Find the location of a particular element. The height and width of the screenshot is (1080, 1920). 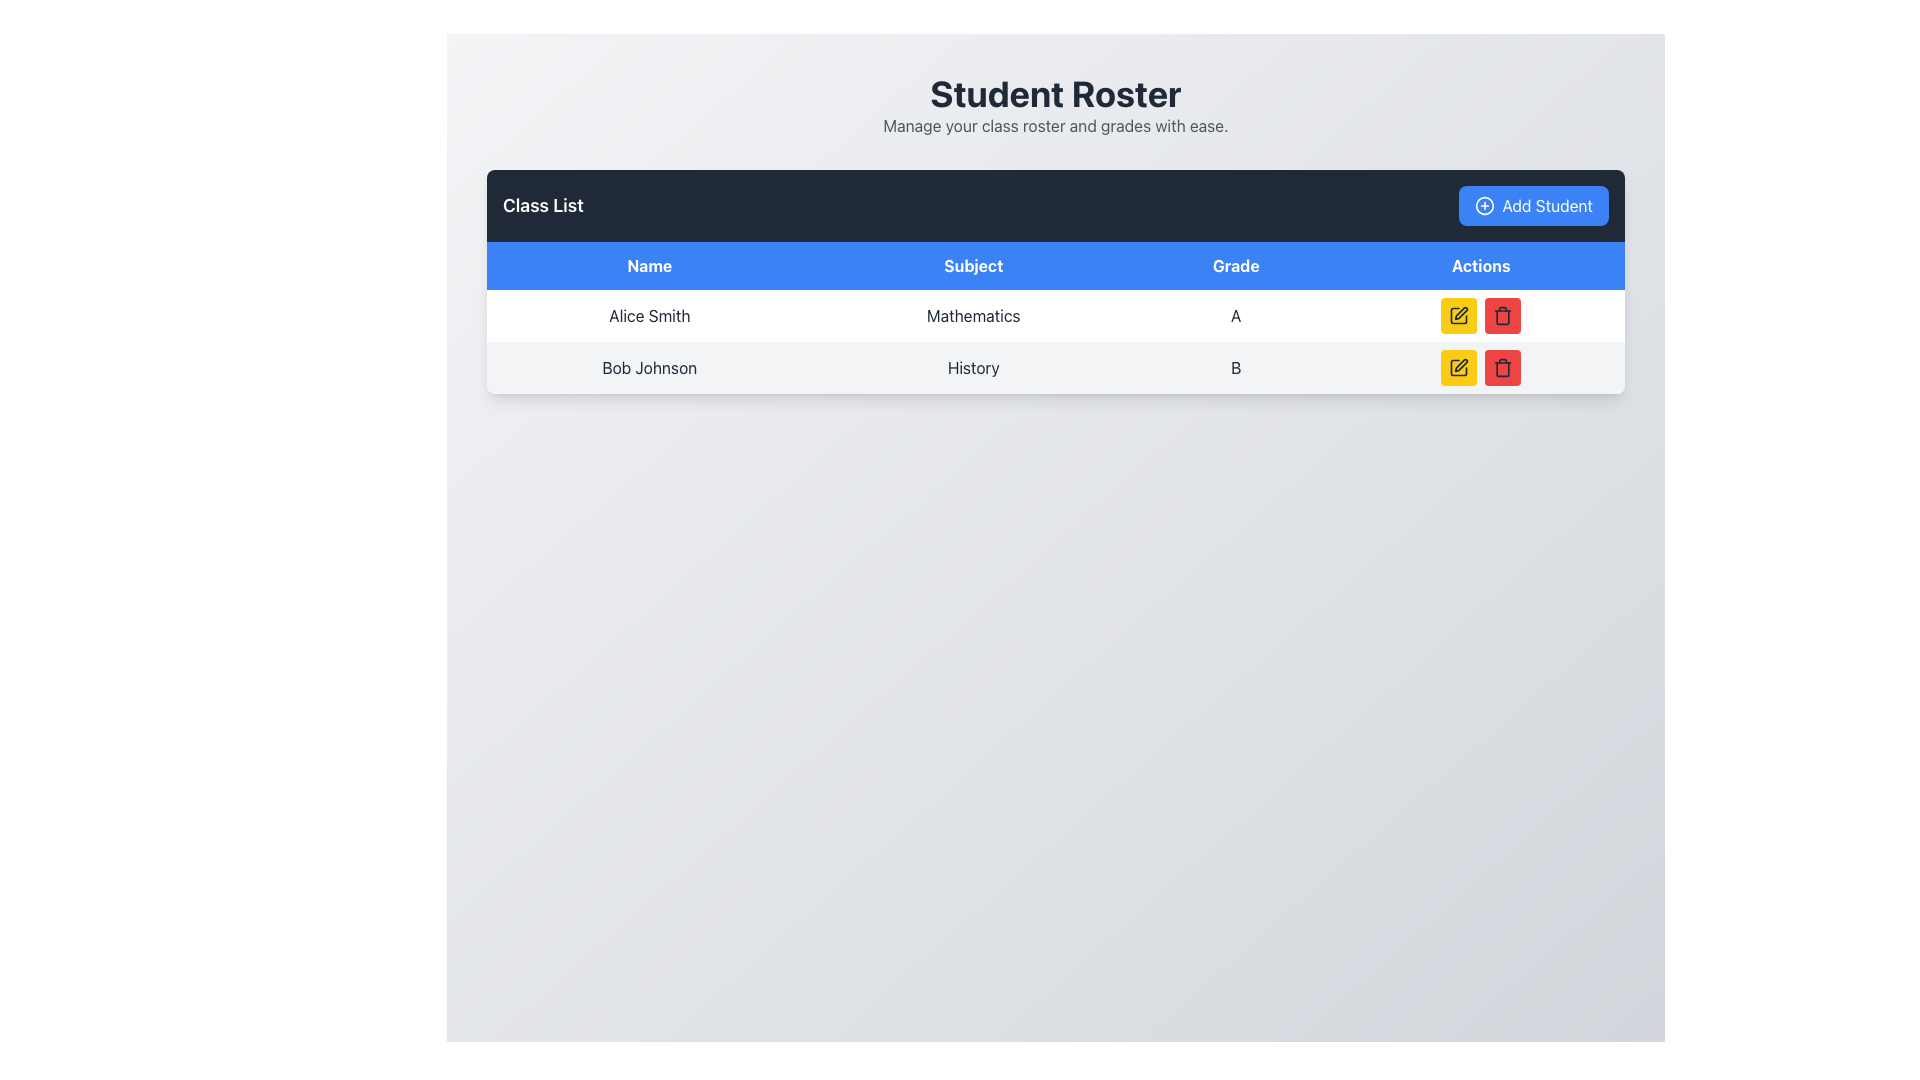

the static text label displaying the subject name associated with the row entry for 'Bob Johnson' in the 'Class List' table, located in the second column of the second row is located at coordinates (973, 367).